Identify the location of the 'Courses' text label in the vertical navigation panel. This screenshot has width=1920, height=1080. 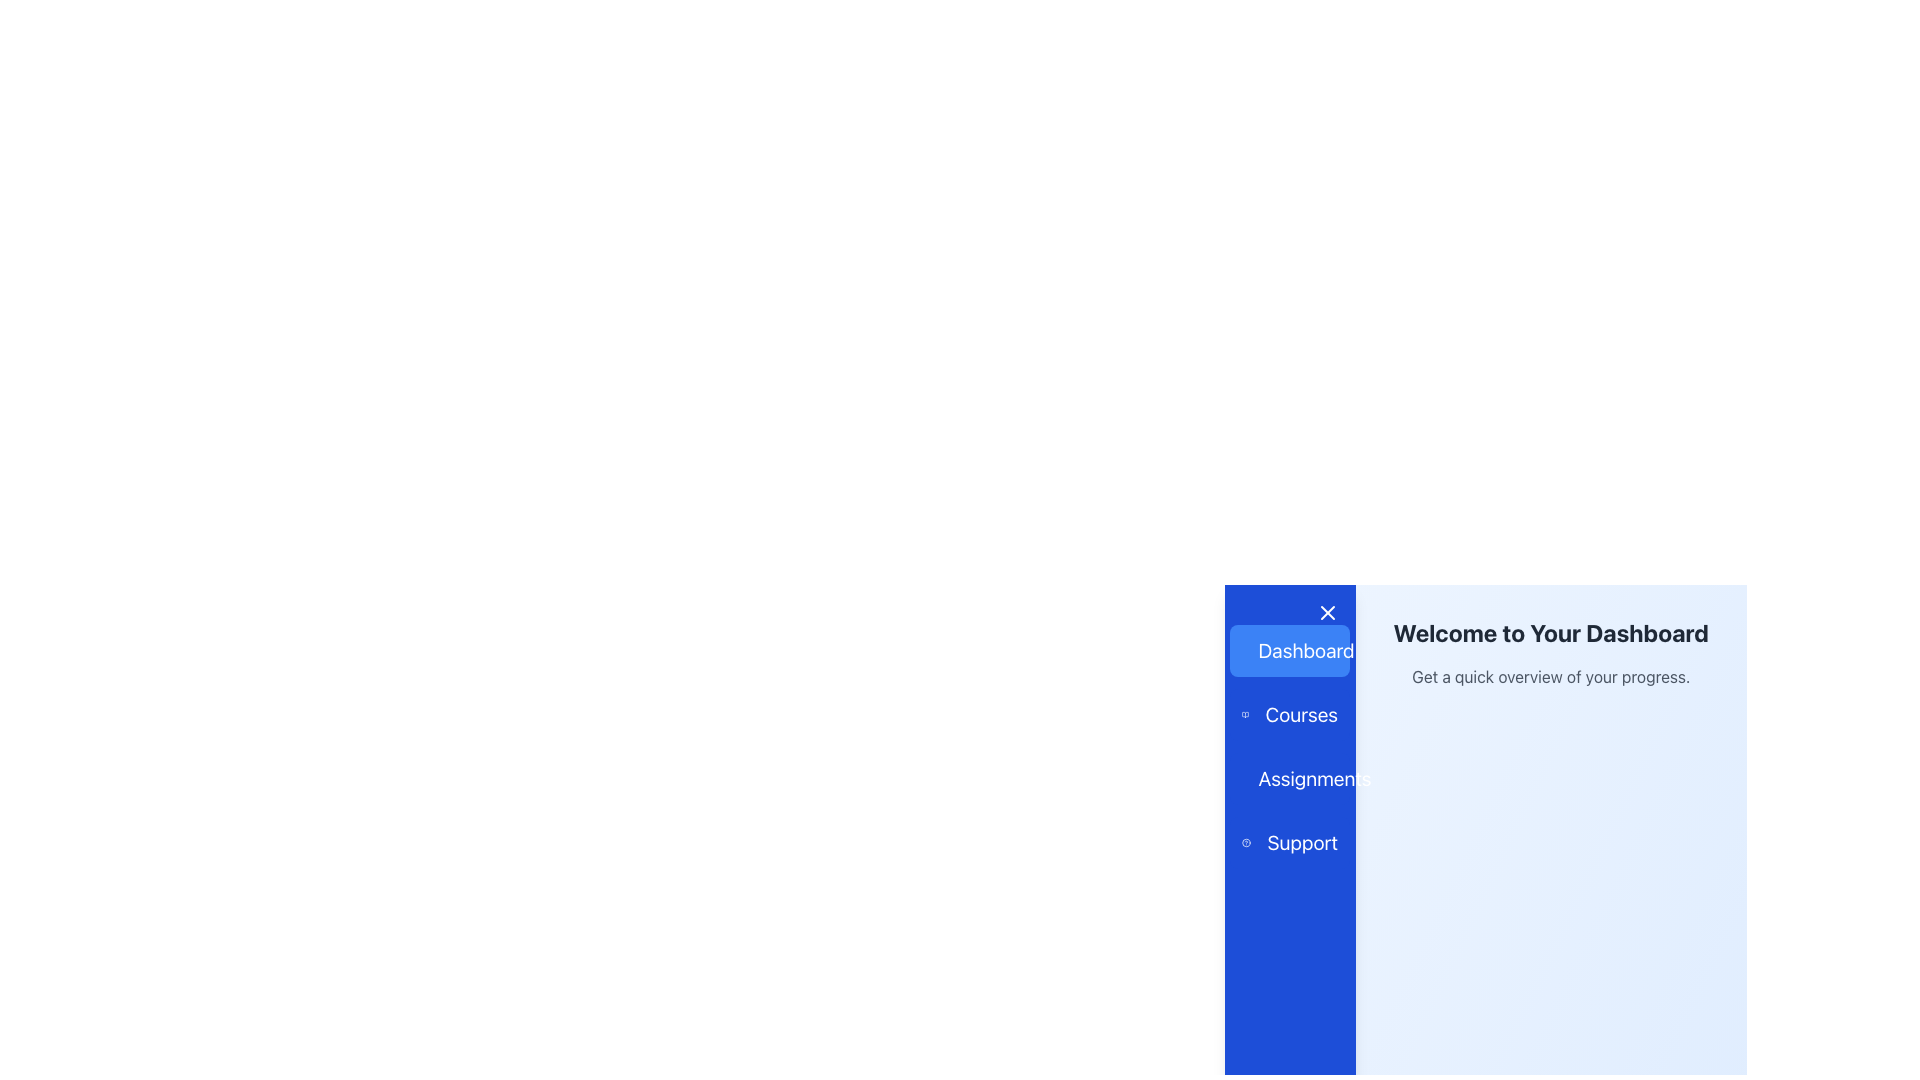
(1301, 713).